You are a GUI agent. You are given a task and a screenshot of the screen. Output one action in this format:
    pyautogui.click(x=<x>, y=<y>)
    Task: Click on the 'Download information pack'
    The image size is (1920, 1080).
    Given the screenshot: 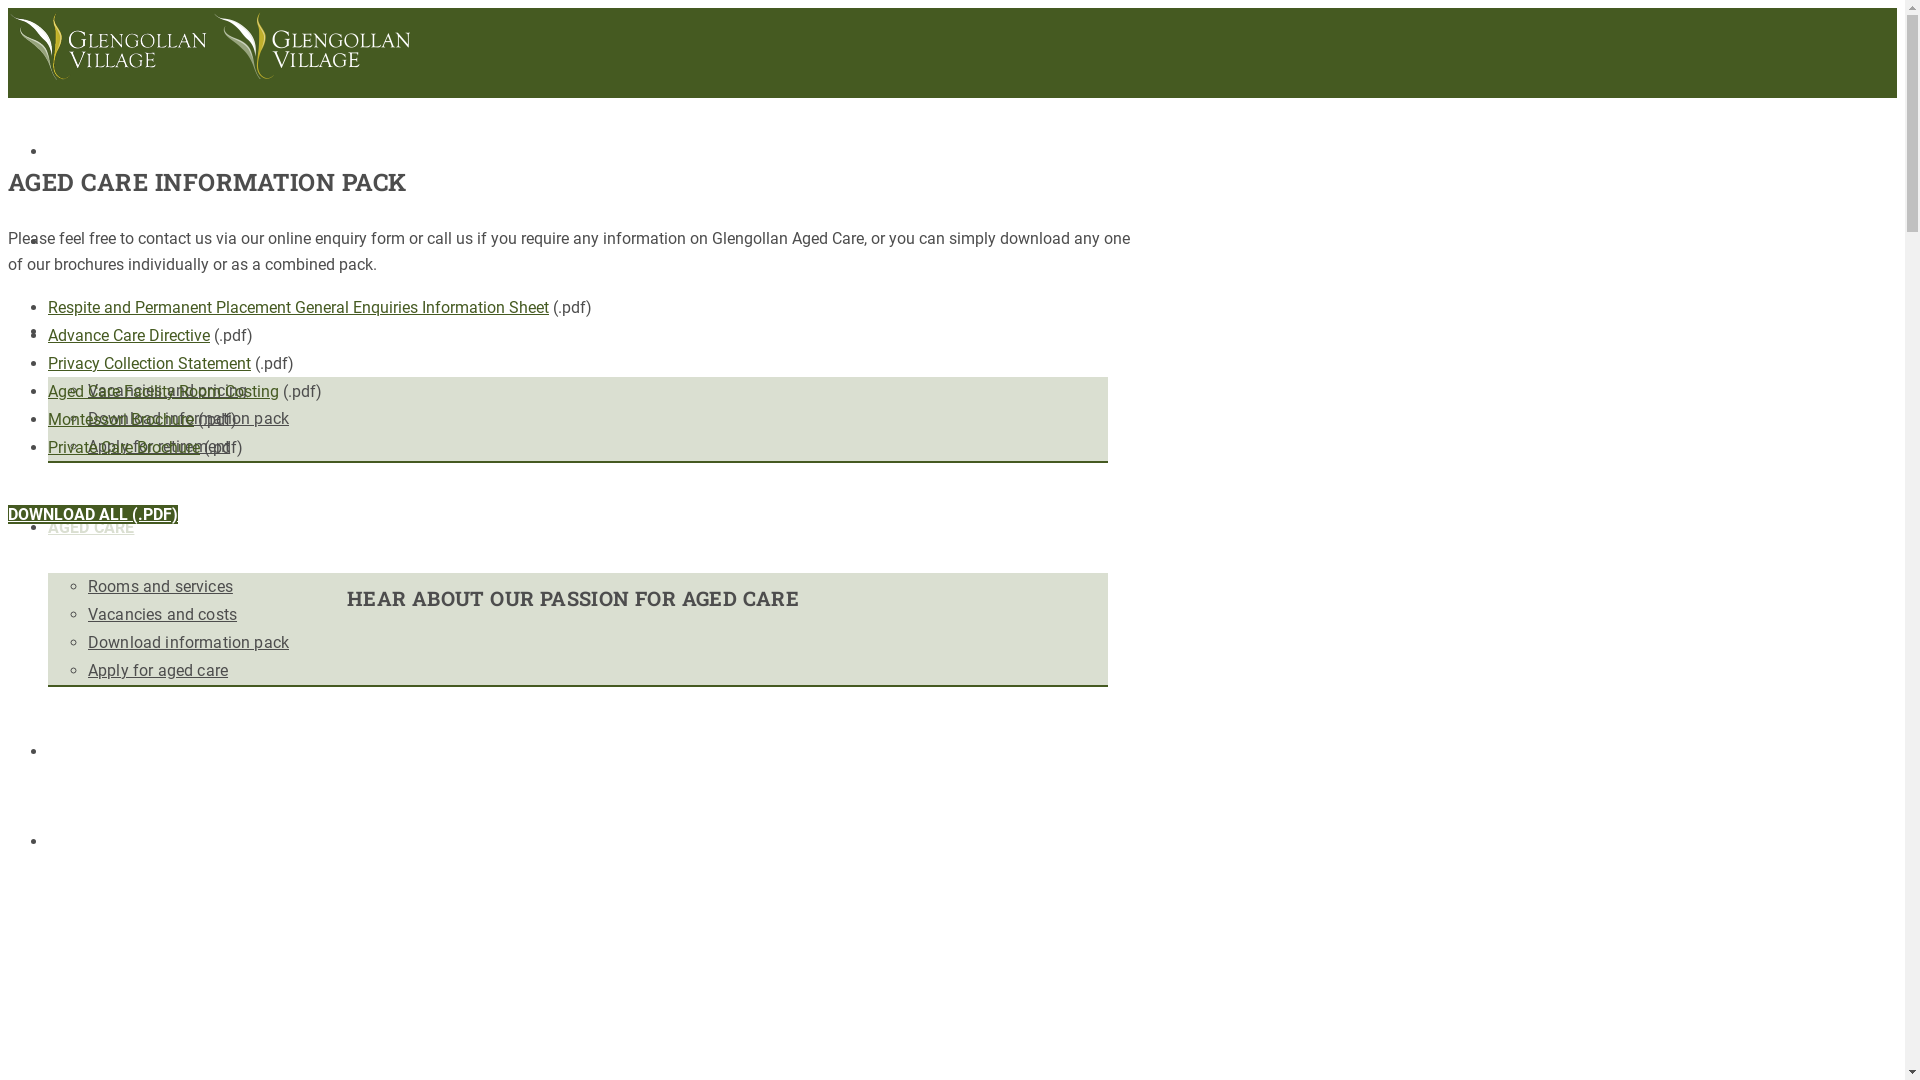 What is the action you would take?
    pyautogui.click(x=86, y=642)
    